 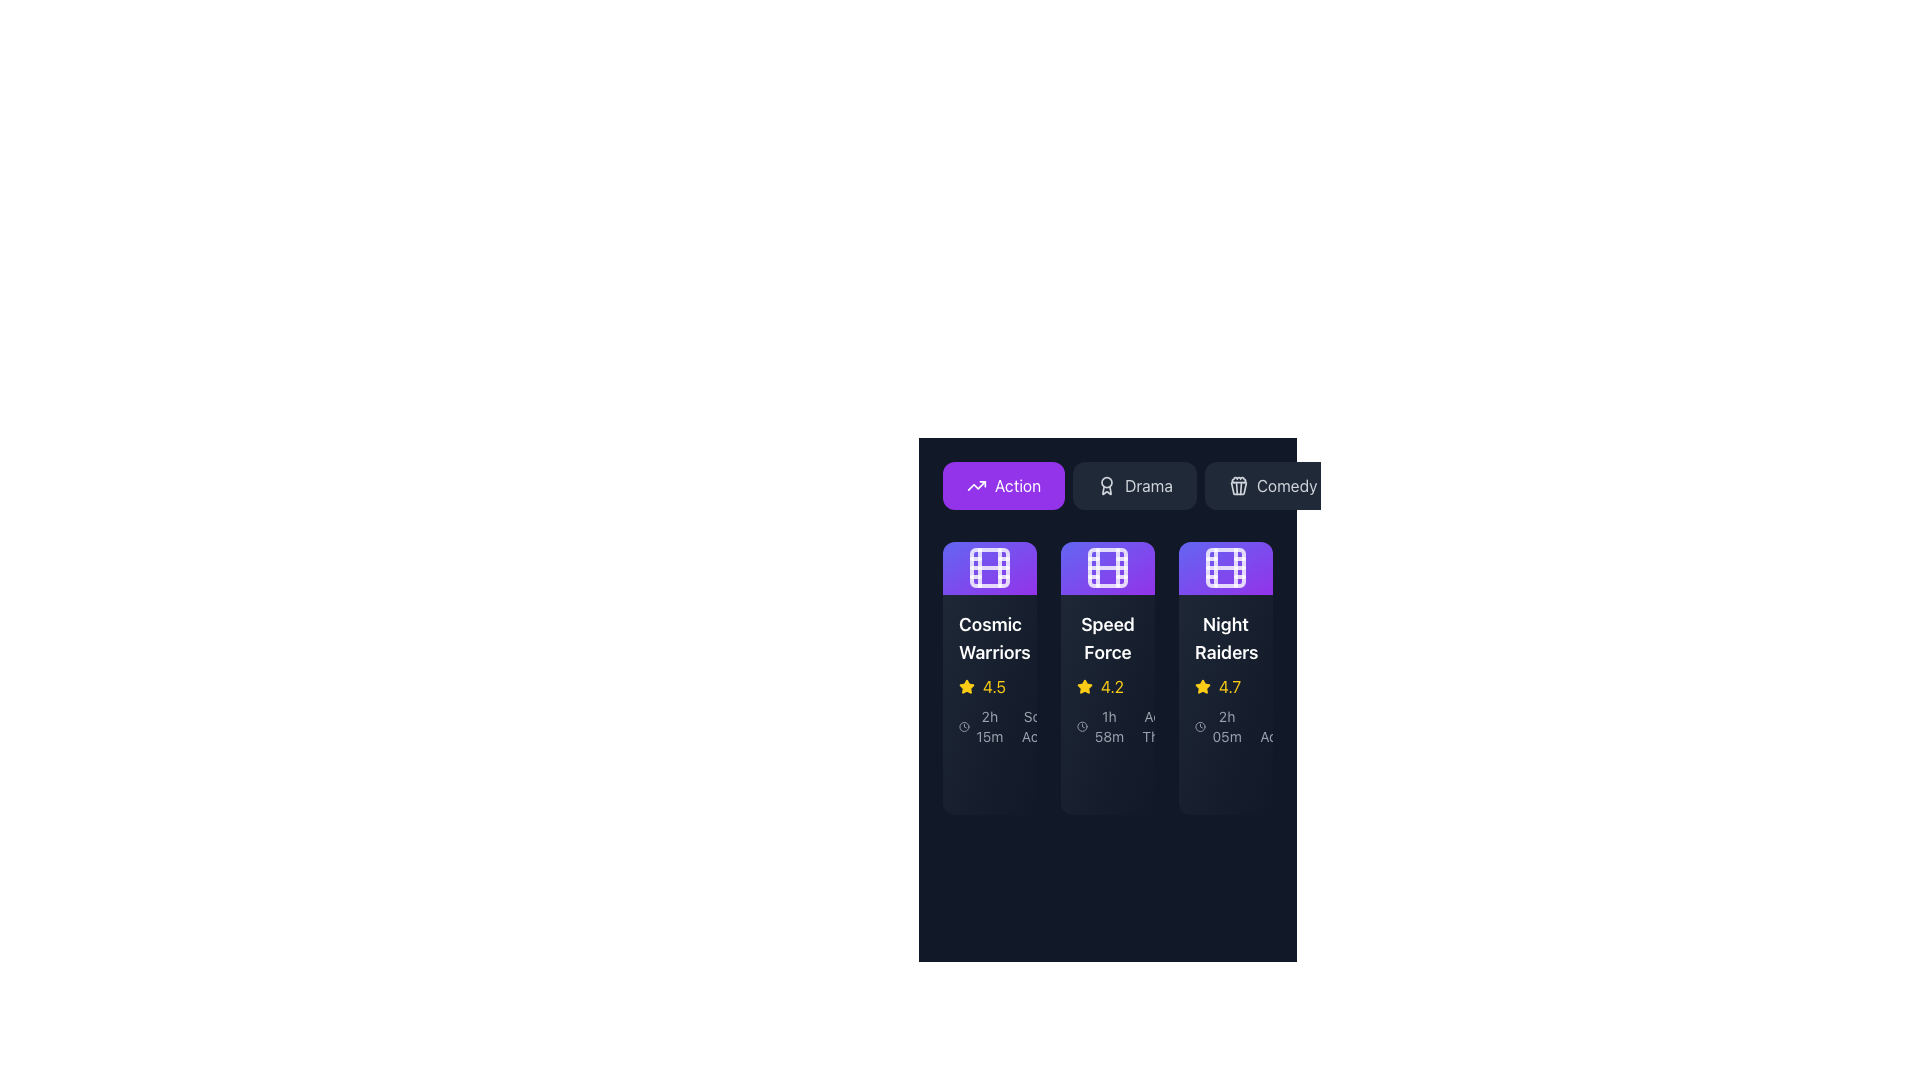 I want to click on the informational card for the movie 'Speed Force', which is the second card in a row of three cards, located between the 'Cosmic Warriors' card and the 'Night Raiders' card, so click(x=1107, y=677).